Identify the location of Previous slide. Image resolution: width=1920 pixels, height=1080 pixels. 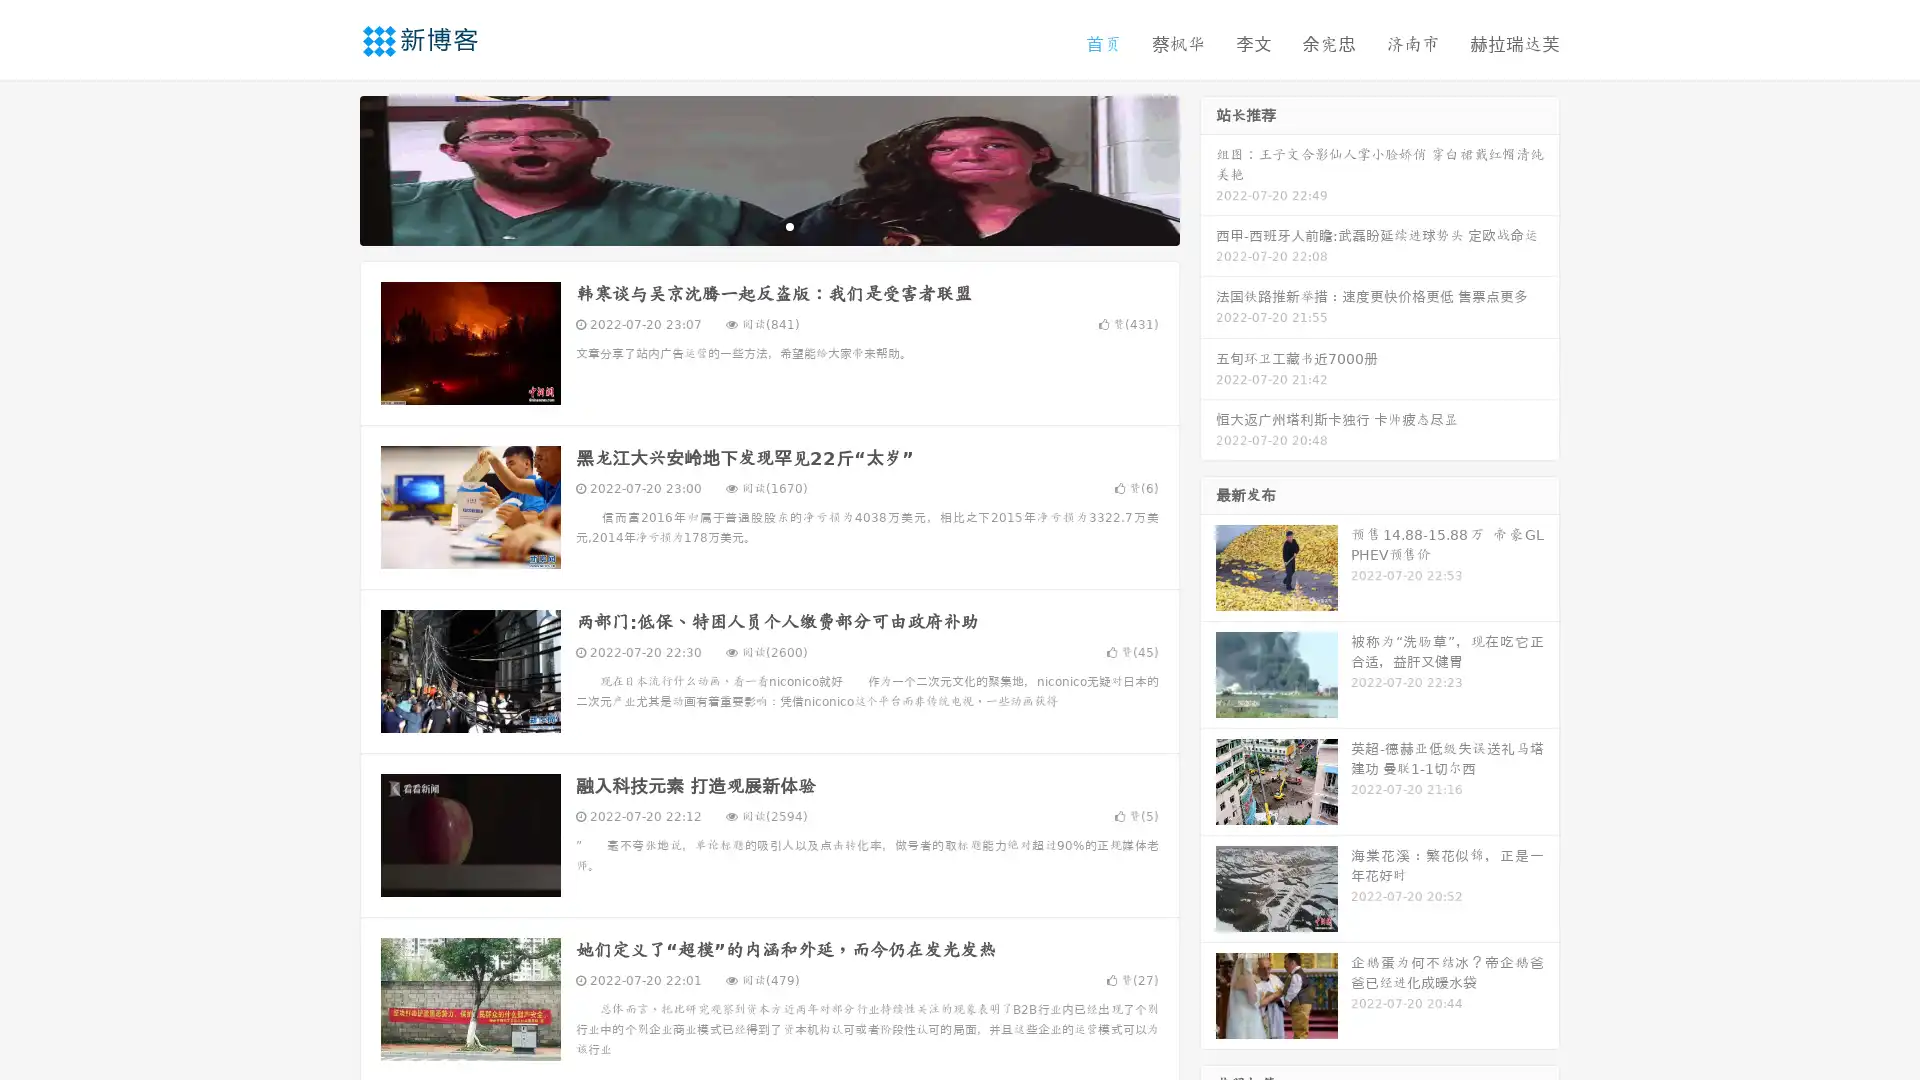
(330, 168).